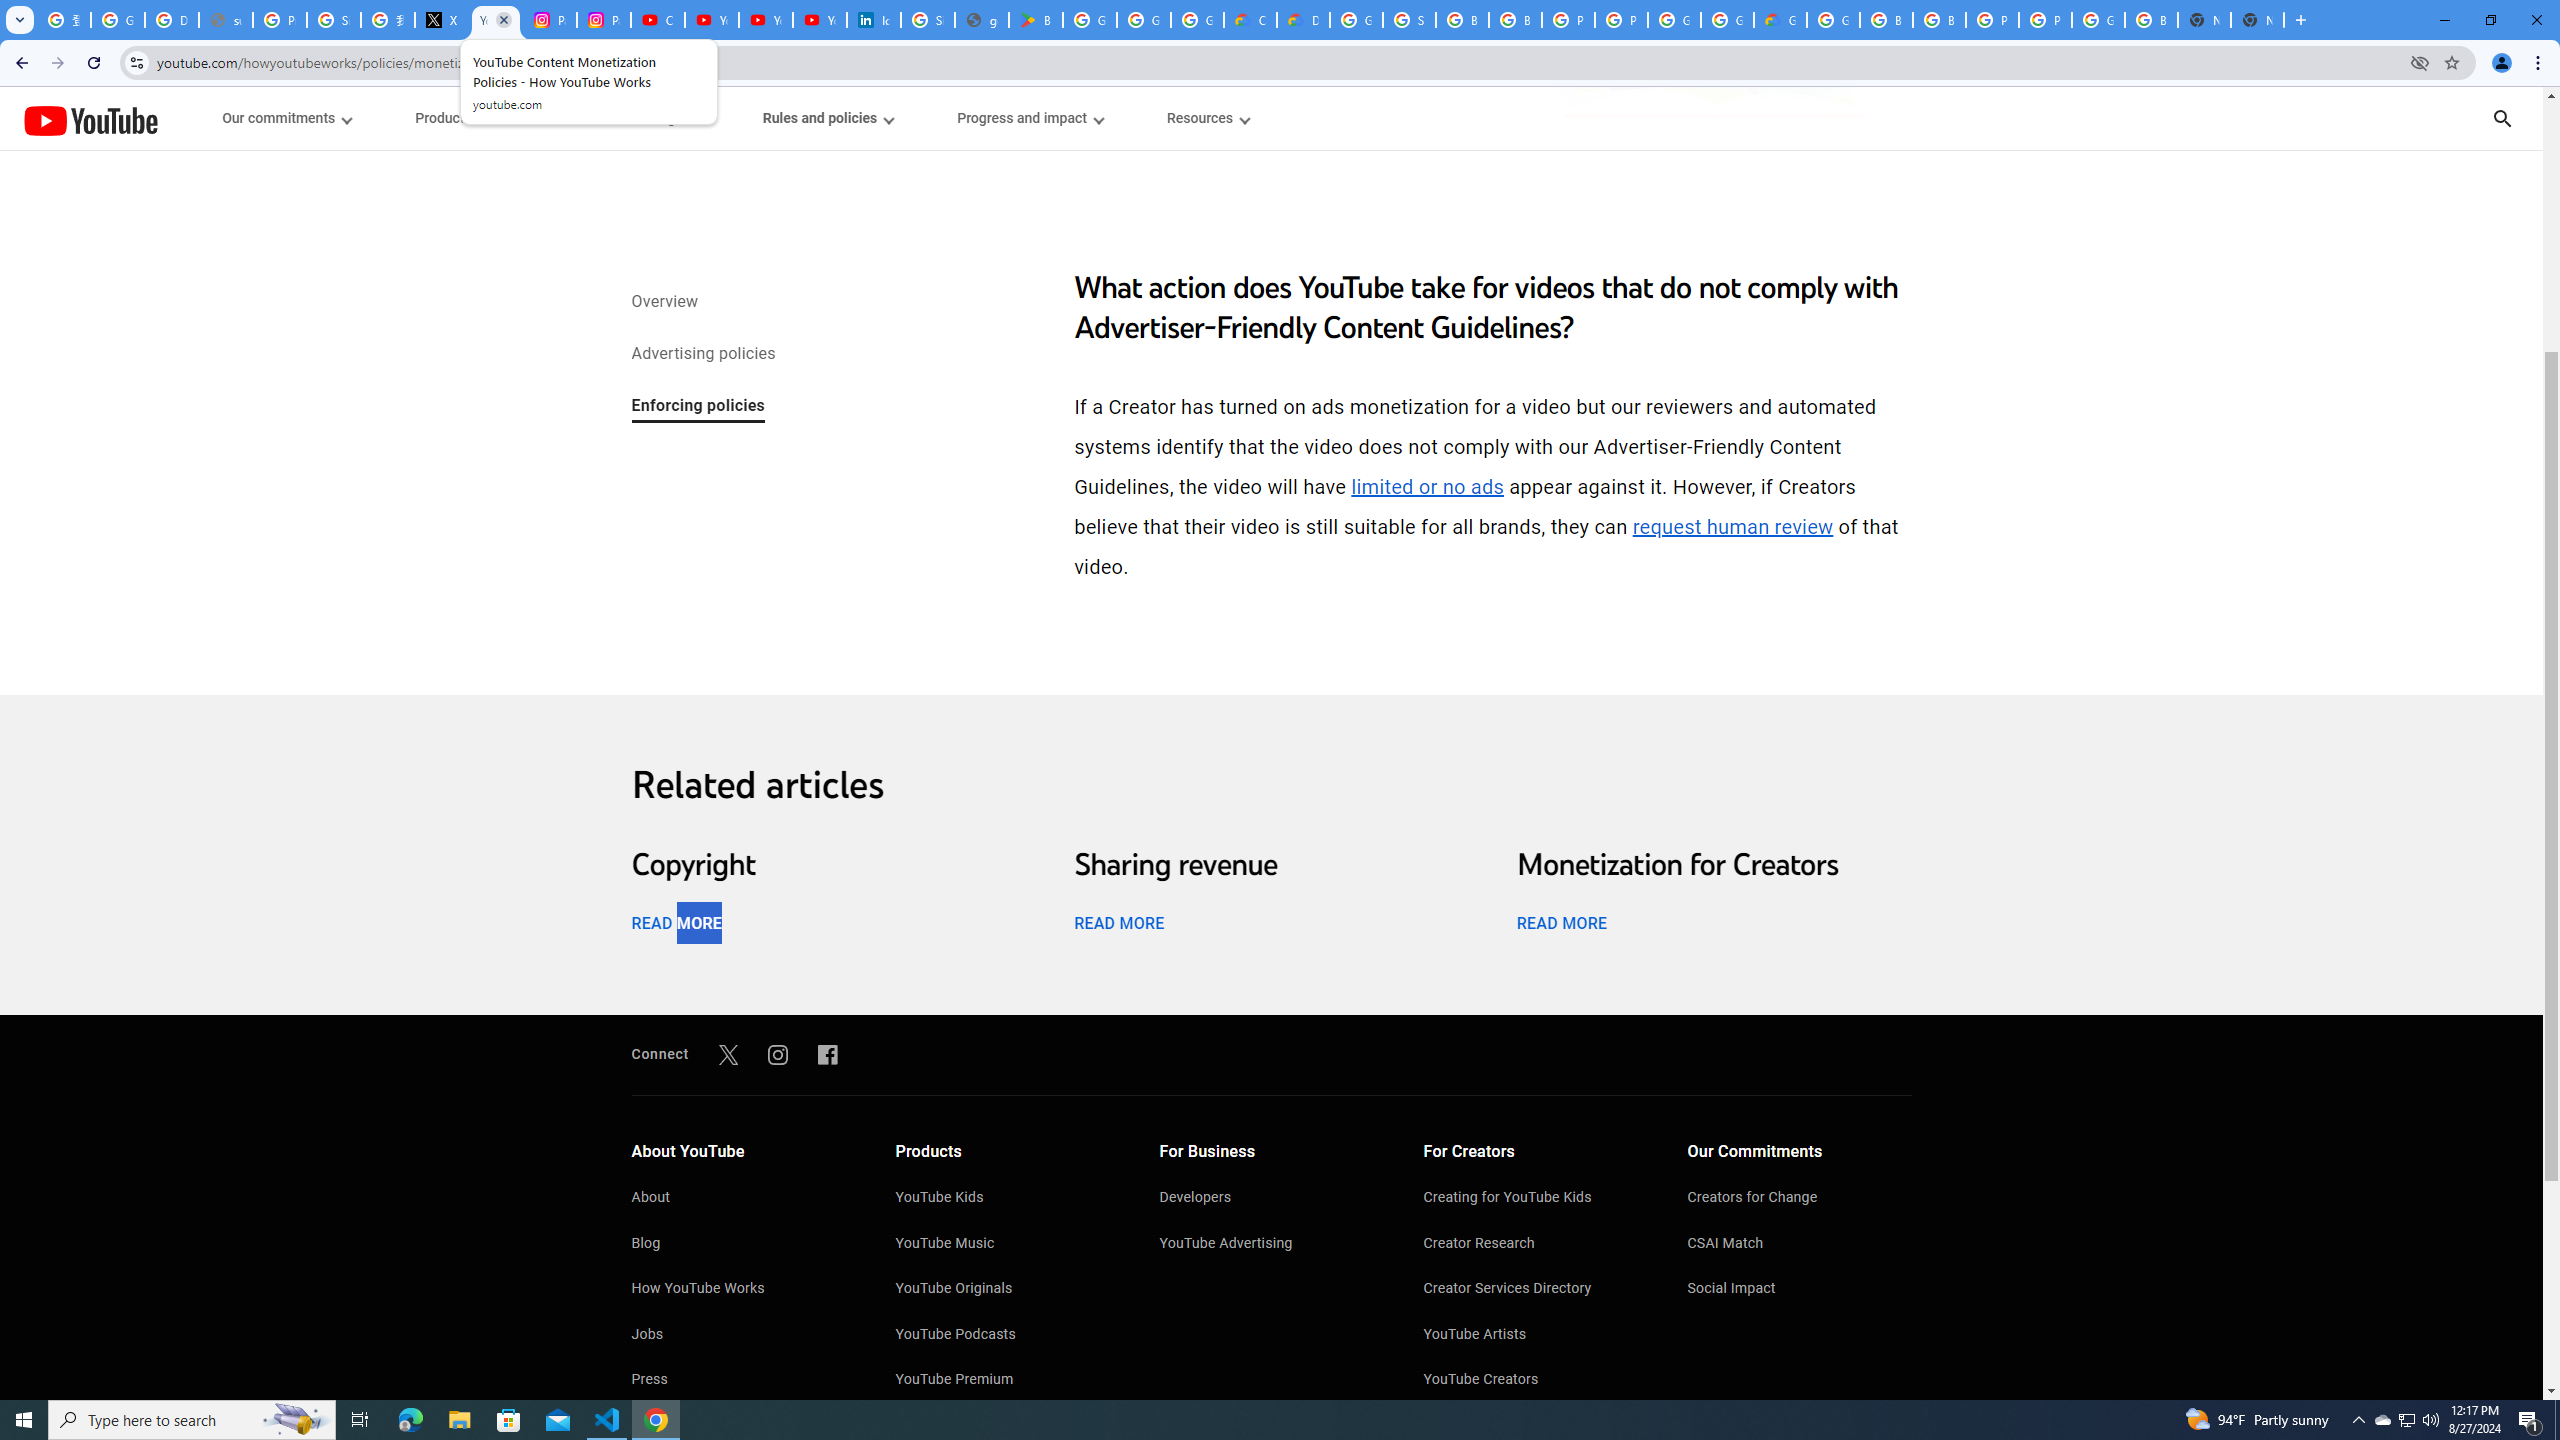  I want to click on 'Blog', so click(741, 1244).